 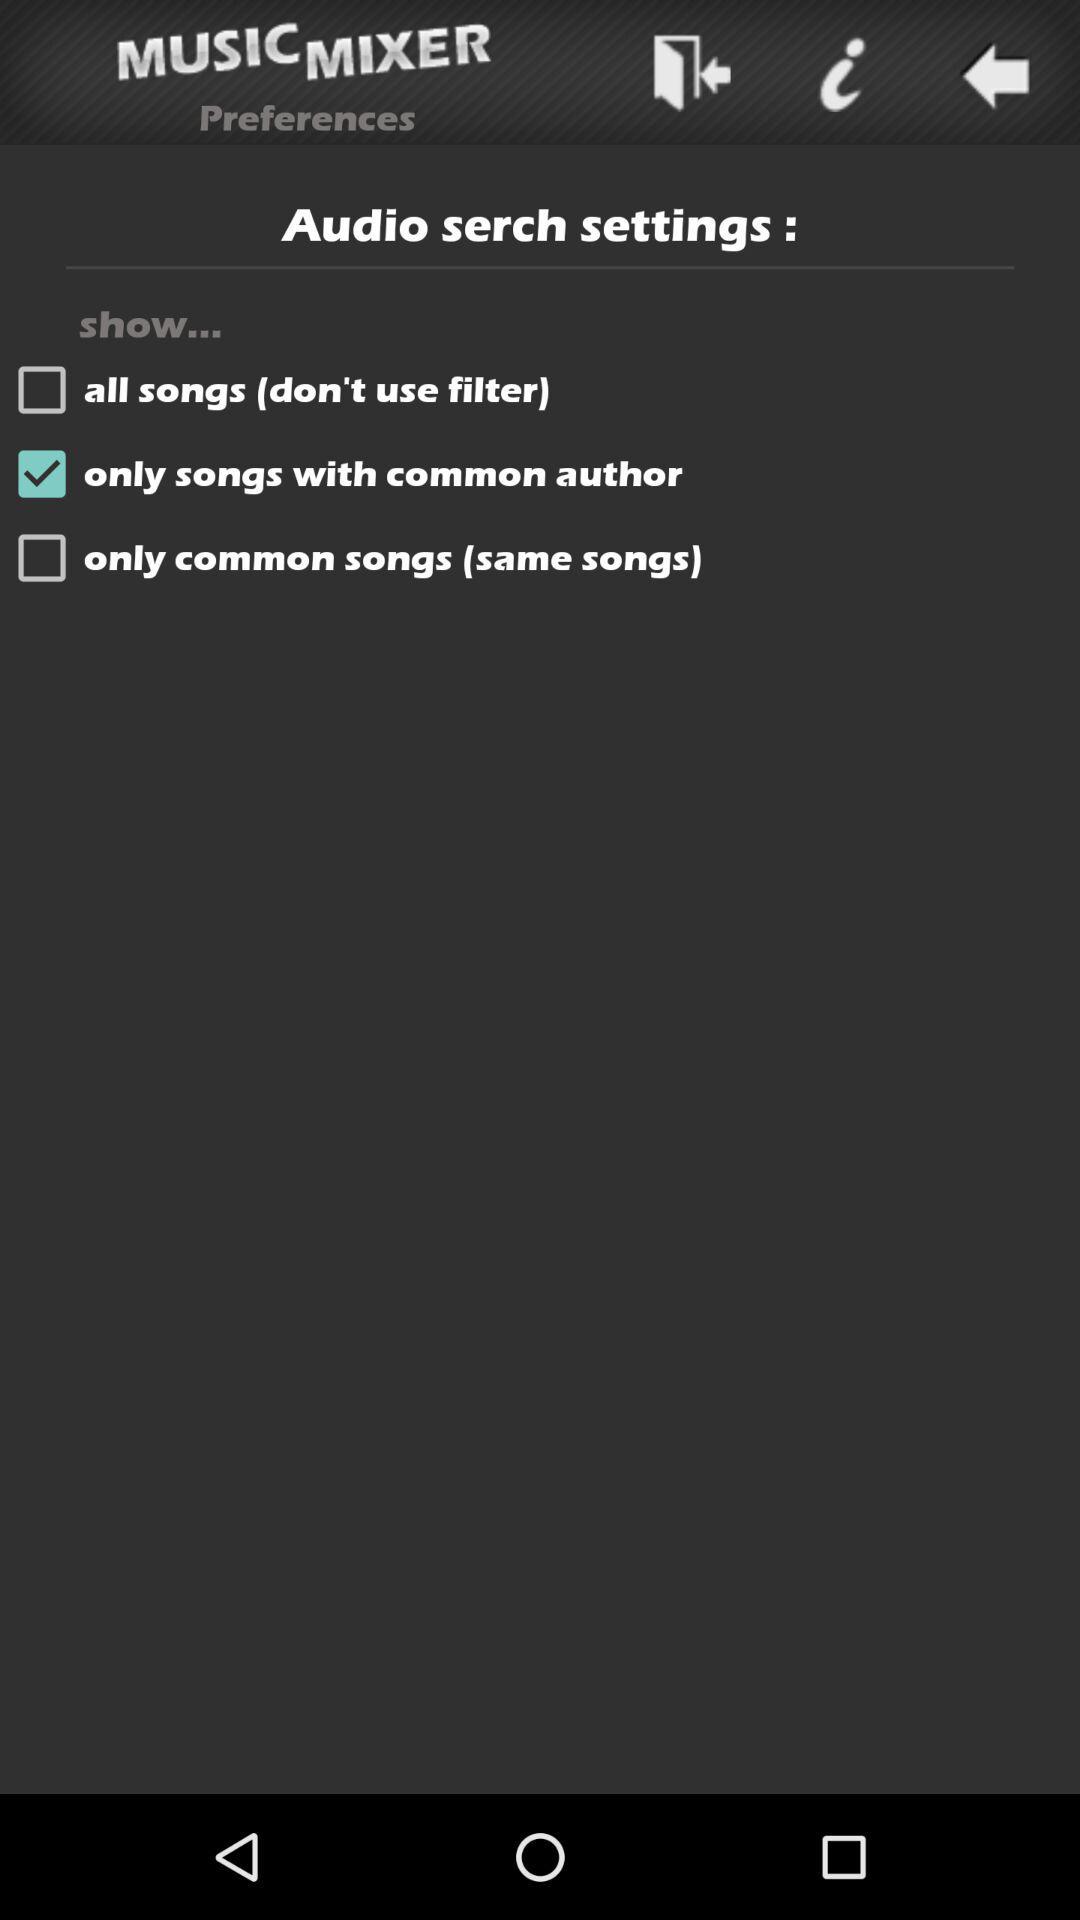 I want to click on go back, so click(x=991, y=72).